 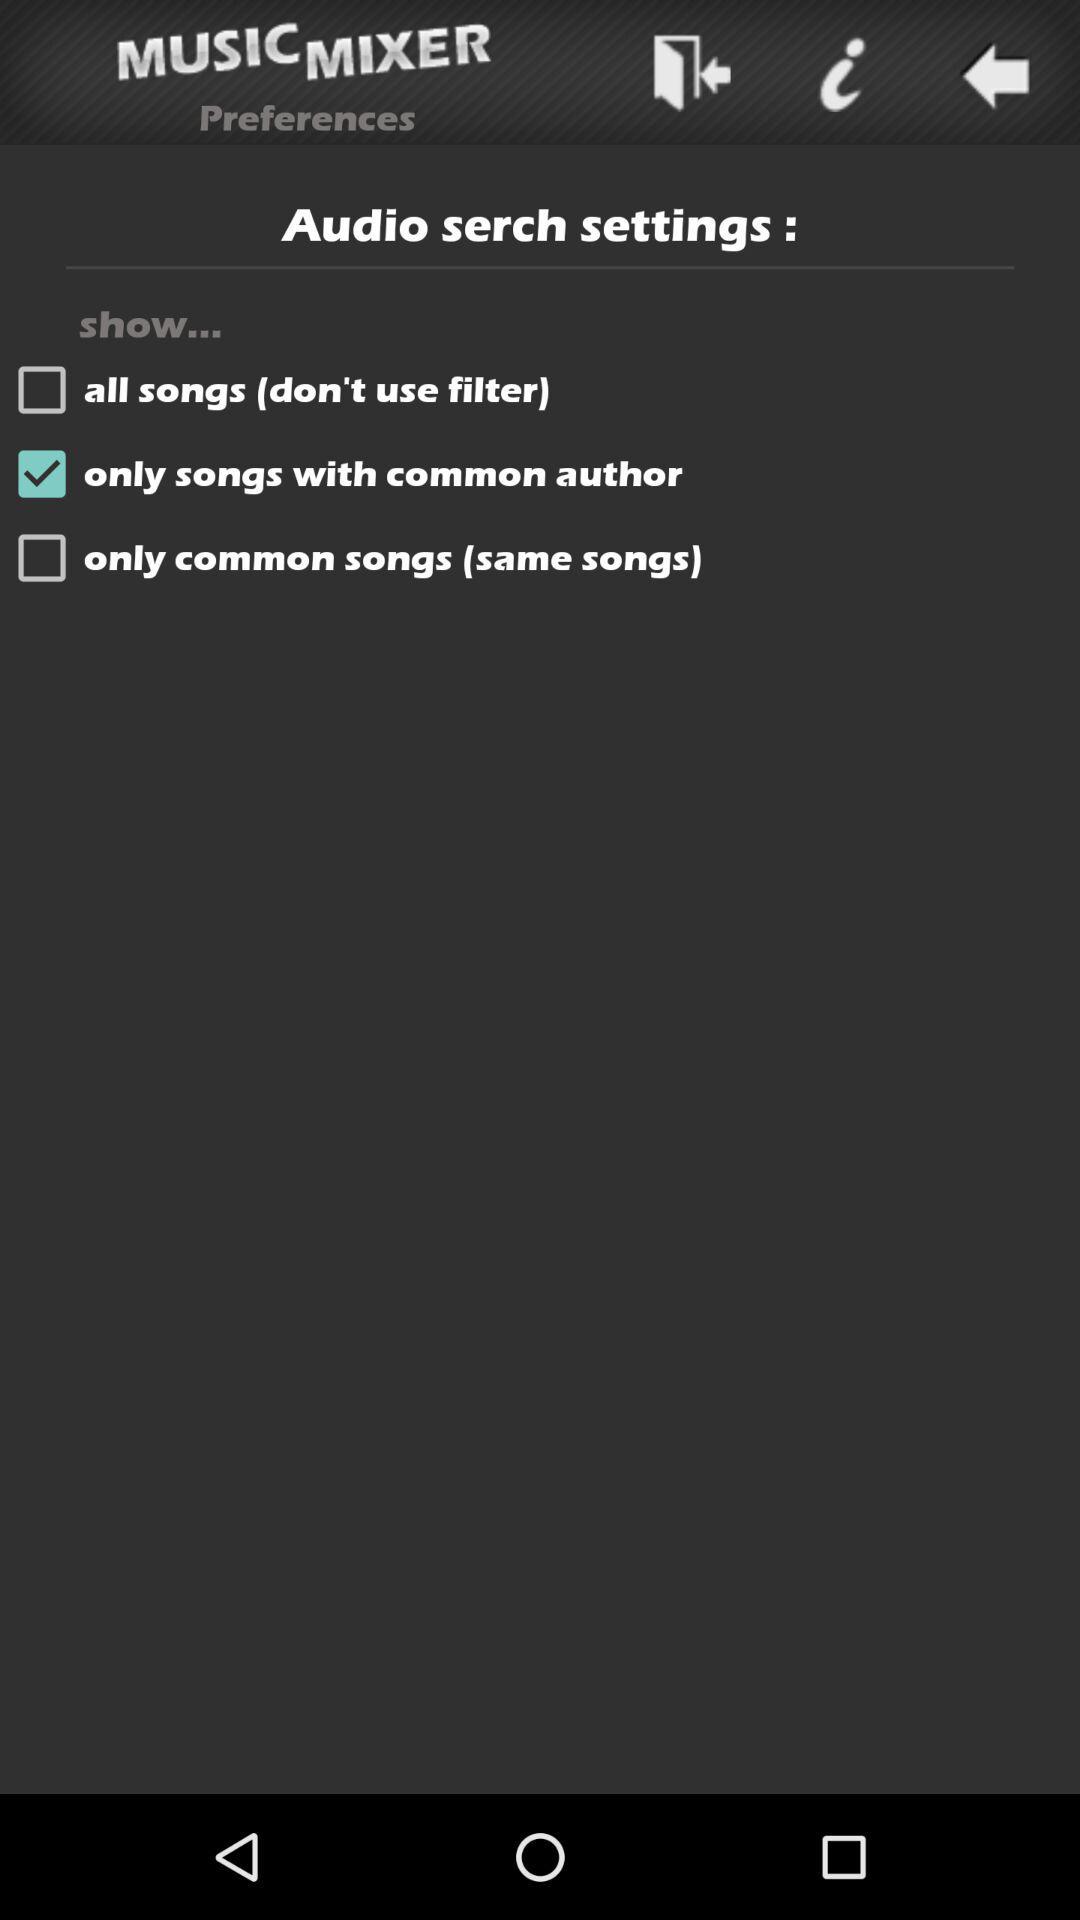 I want to click on go back, so click(x=991, y=72).